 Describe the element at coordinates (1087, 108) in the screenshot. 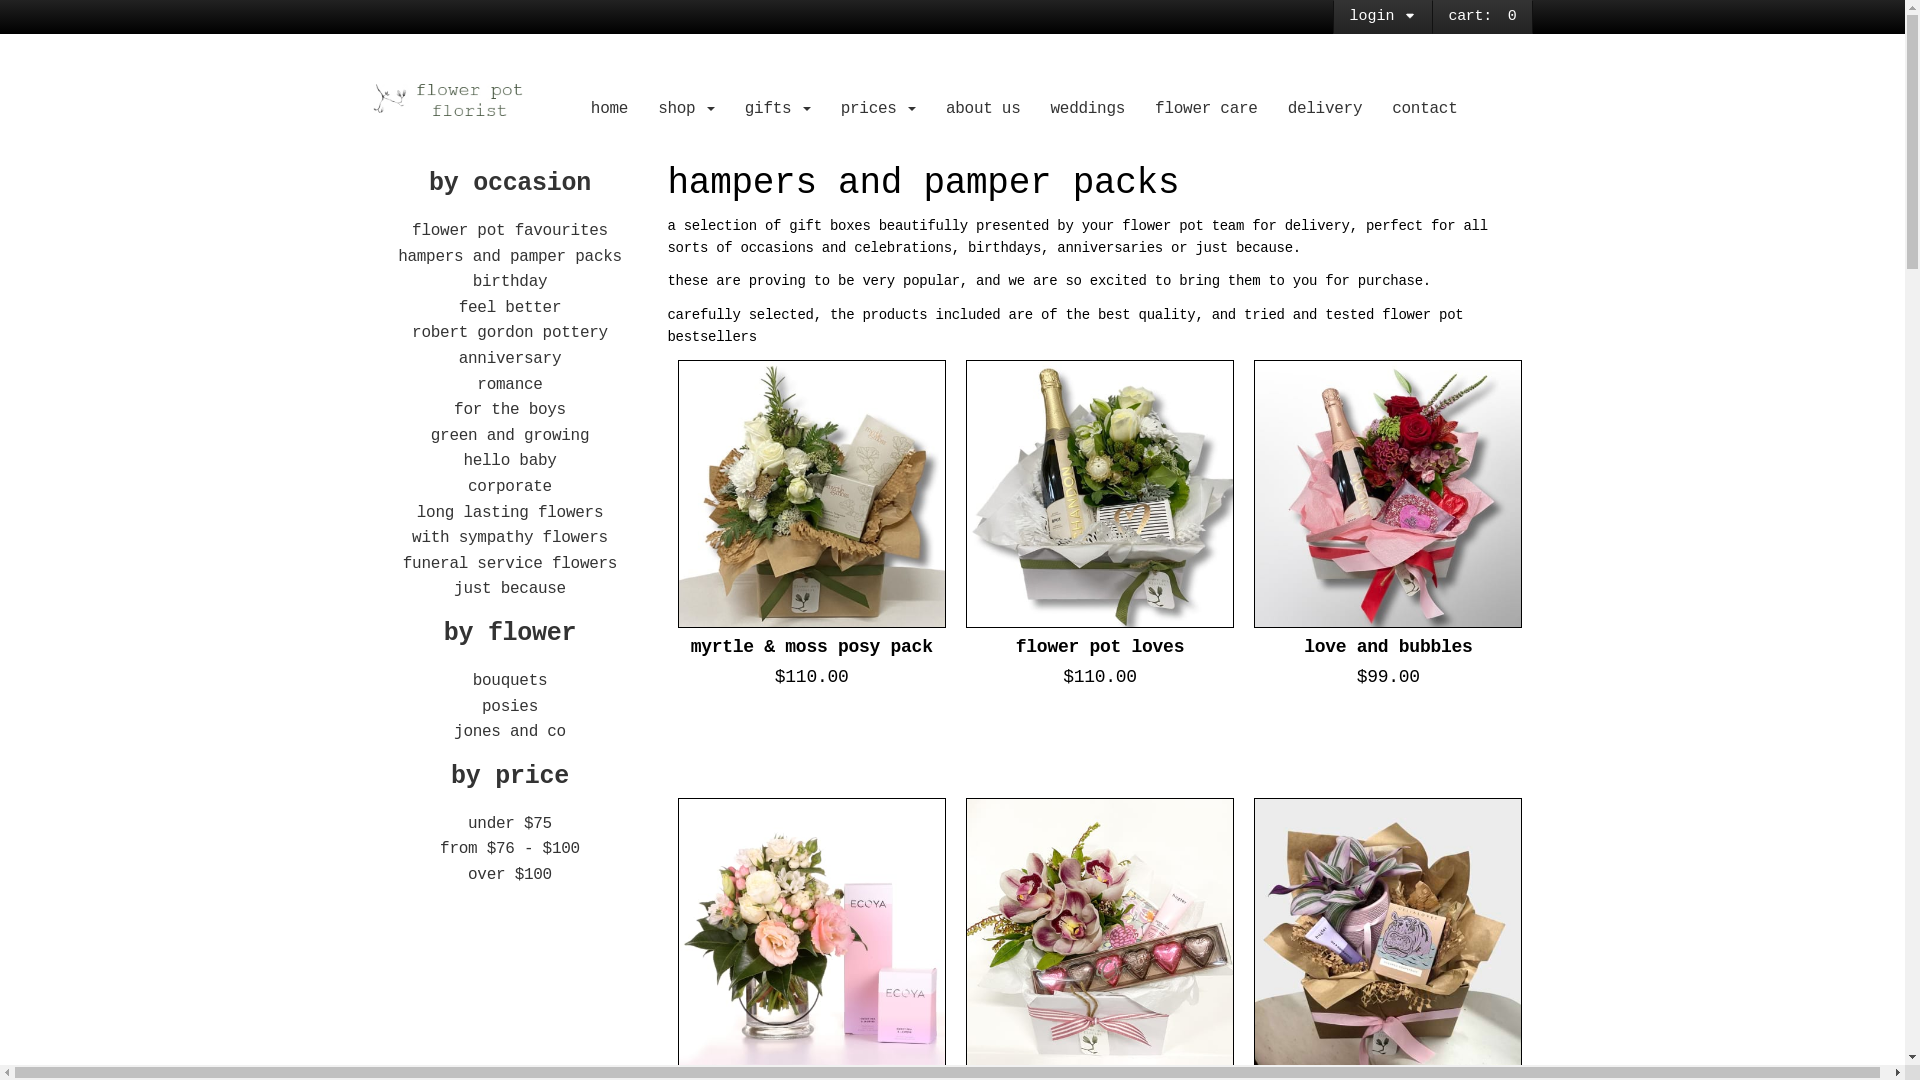

I see `'weddings'` at that location.